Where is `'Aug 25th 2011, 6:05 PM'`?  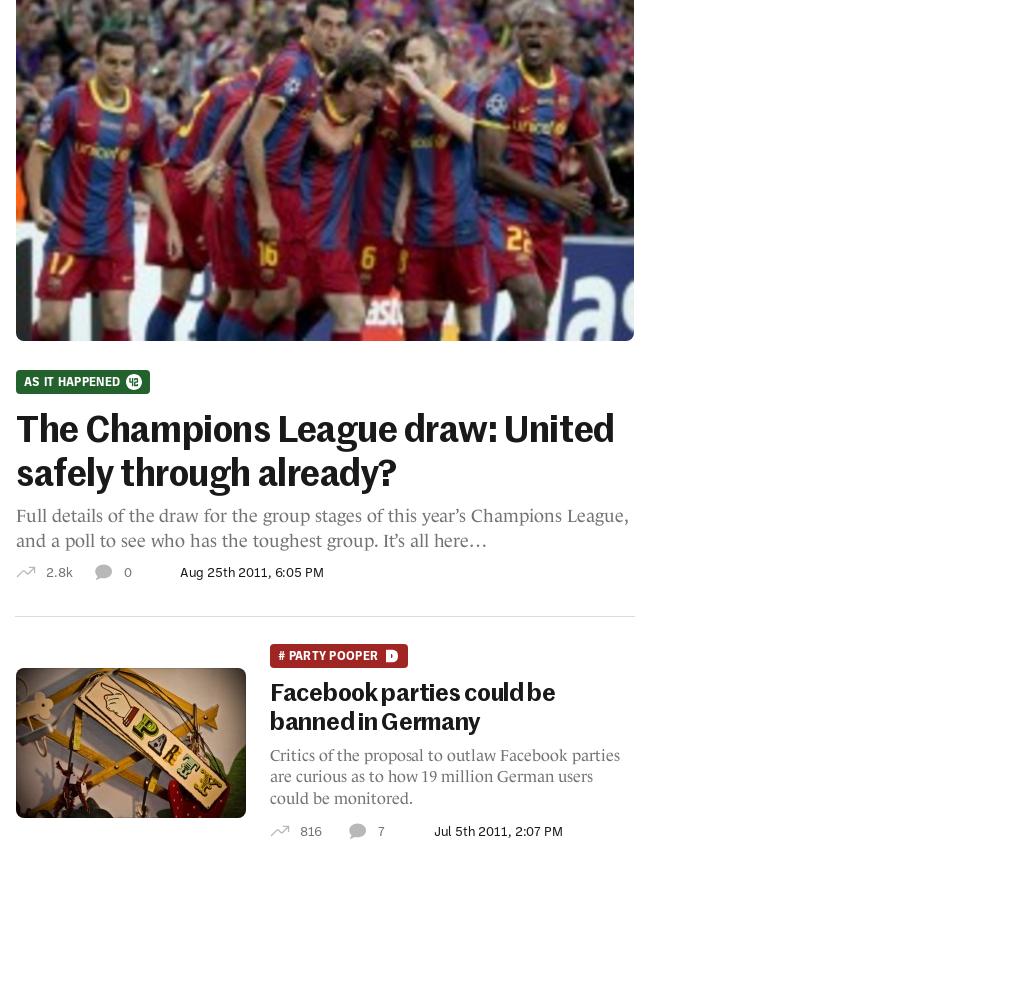
'Aug 25th 2011, 6:05 PM' is located at coordinates (251, 570).